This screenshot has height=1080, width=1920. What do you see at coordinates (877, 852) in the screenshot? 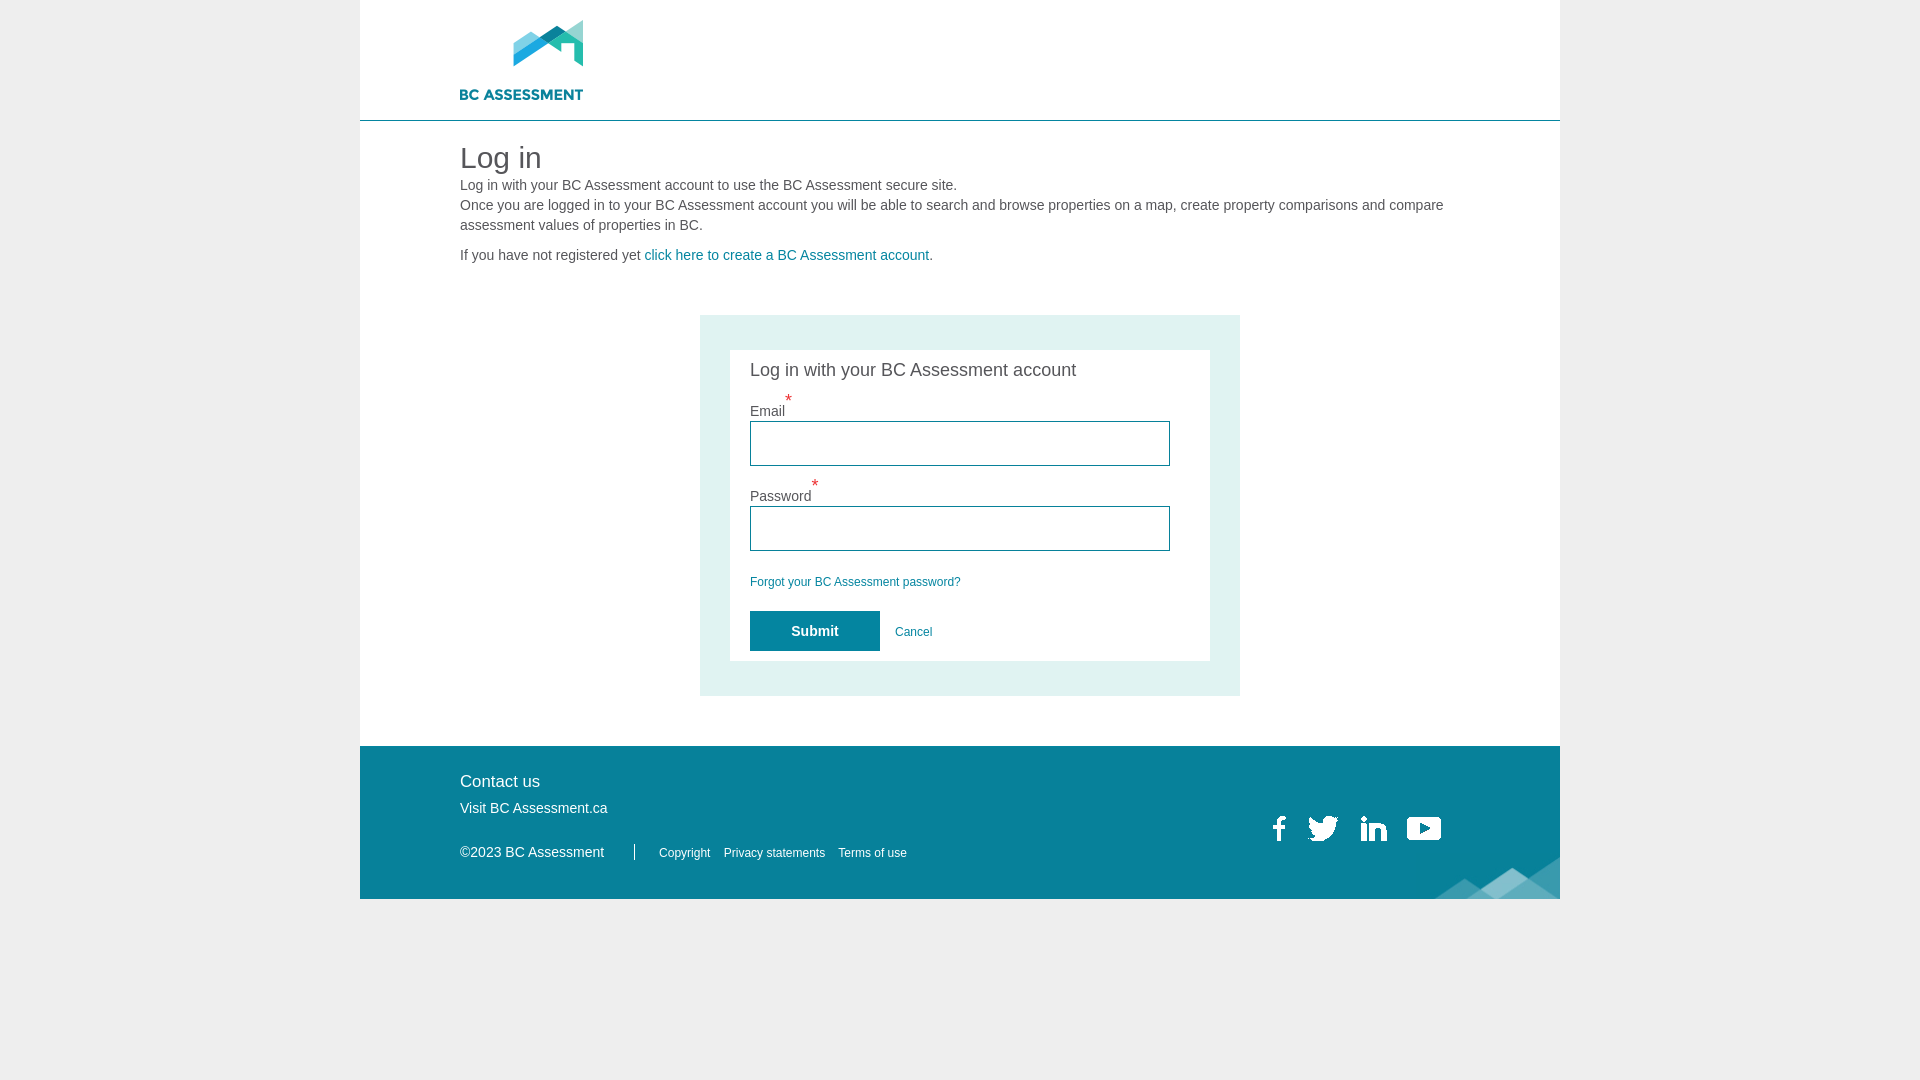
I see `'Terms of use'` at bounding box center [877, 852].